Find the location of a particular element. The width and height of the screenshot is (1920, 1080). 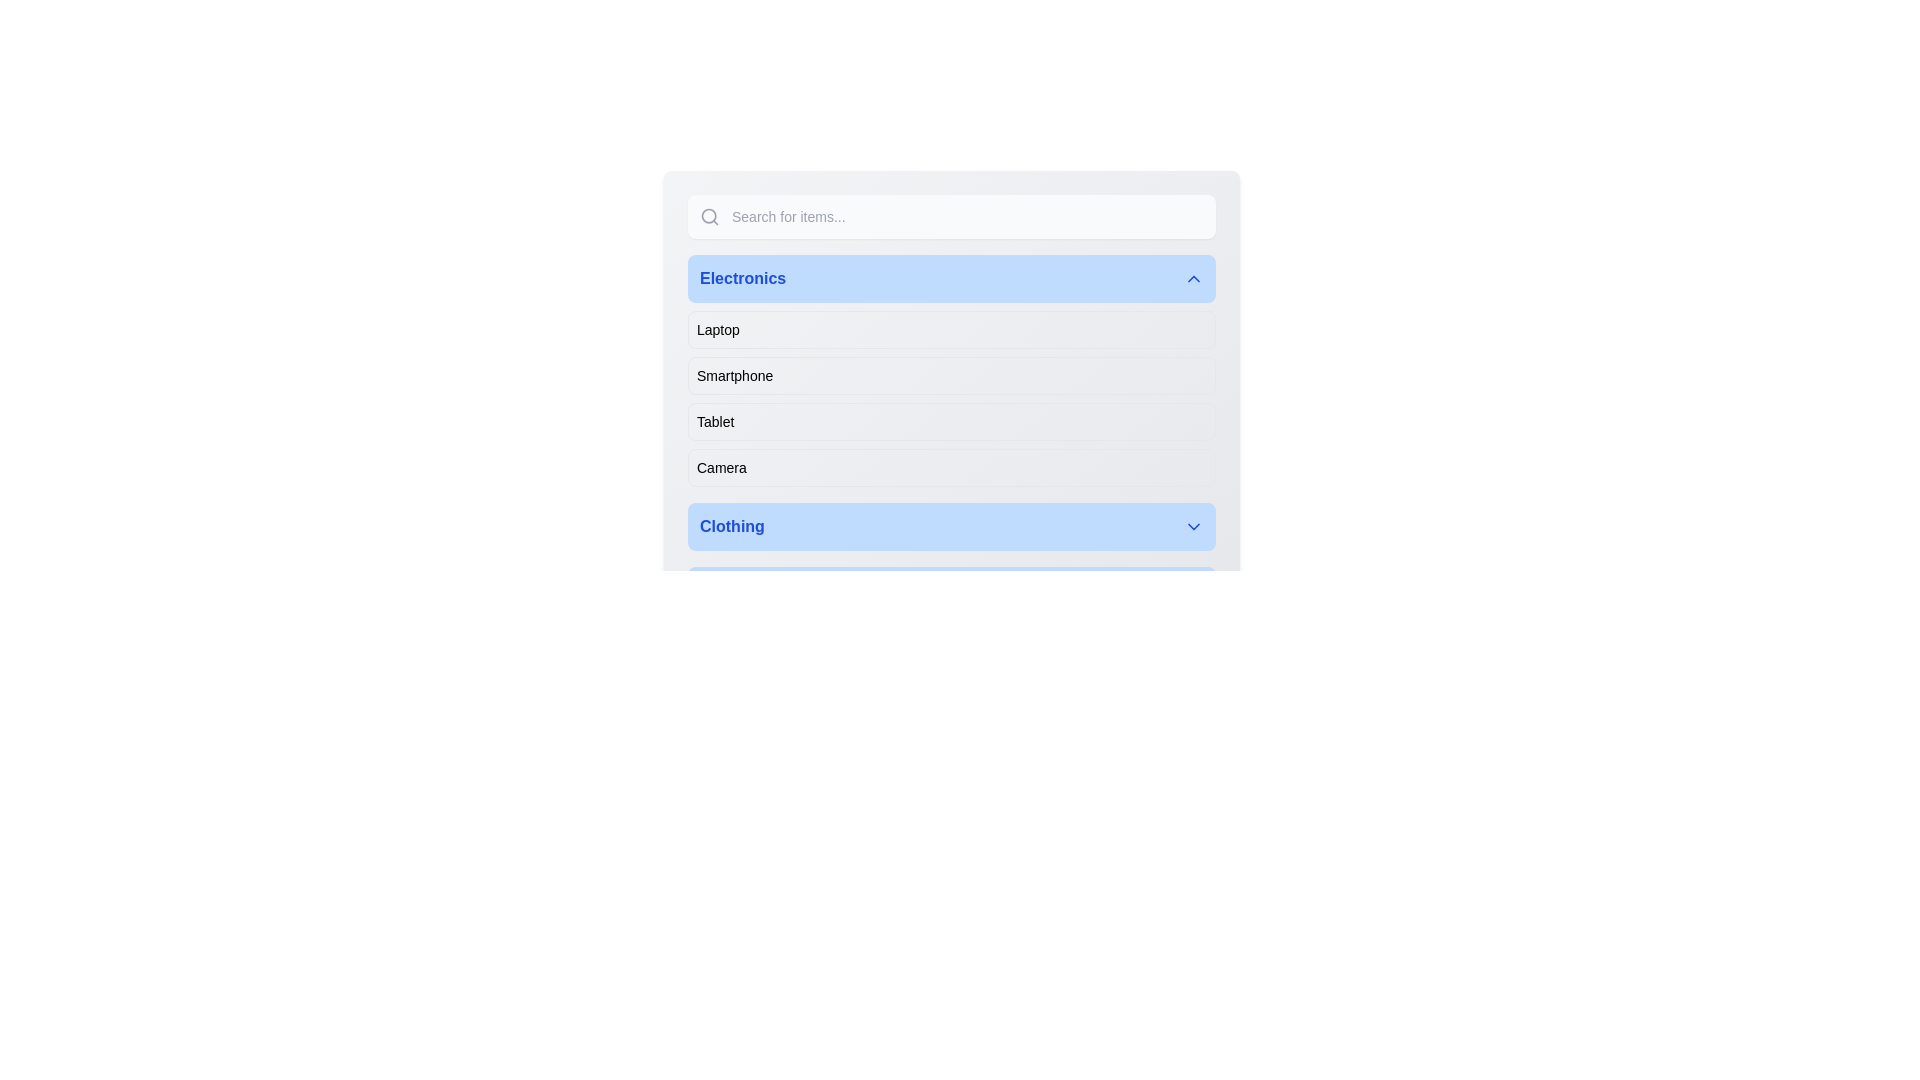

the 'Electronics' section label to trigger a tooltip or highlight effect is located at coordinates (742, 278).